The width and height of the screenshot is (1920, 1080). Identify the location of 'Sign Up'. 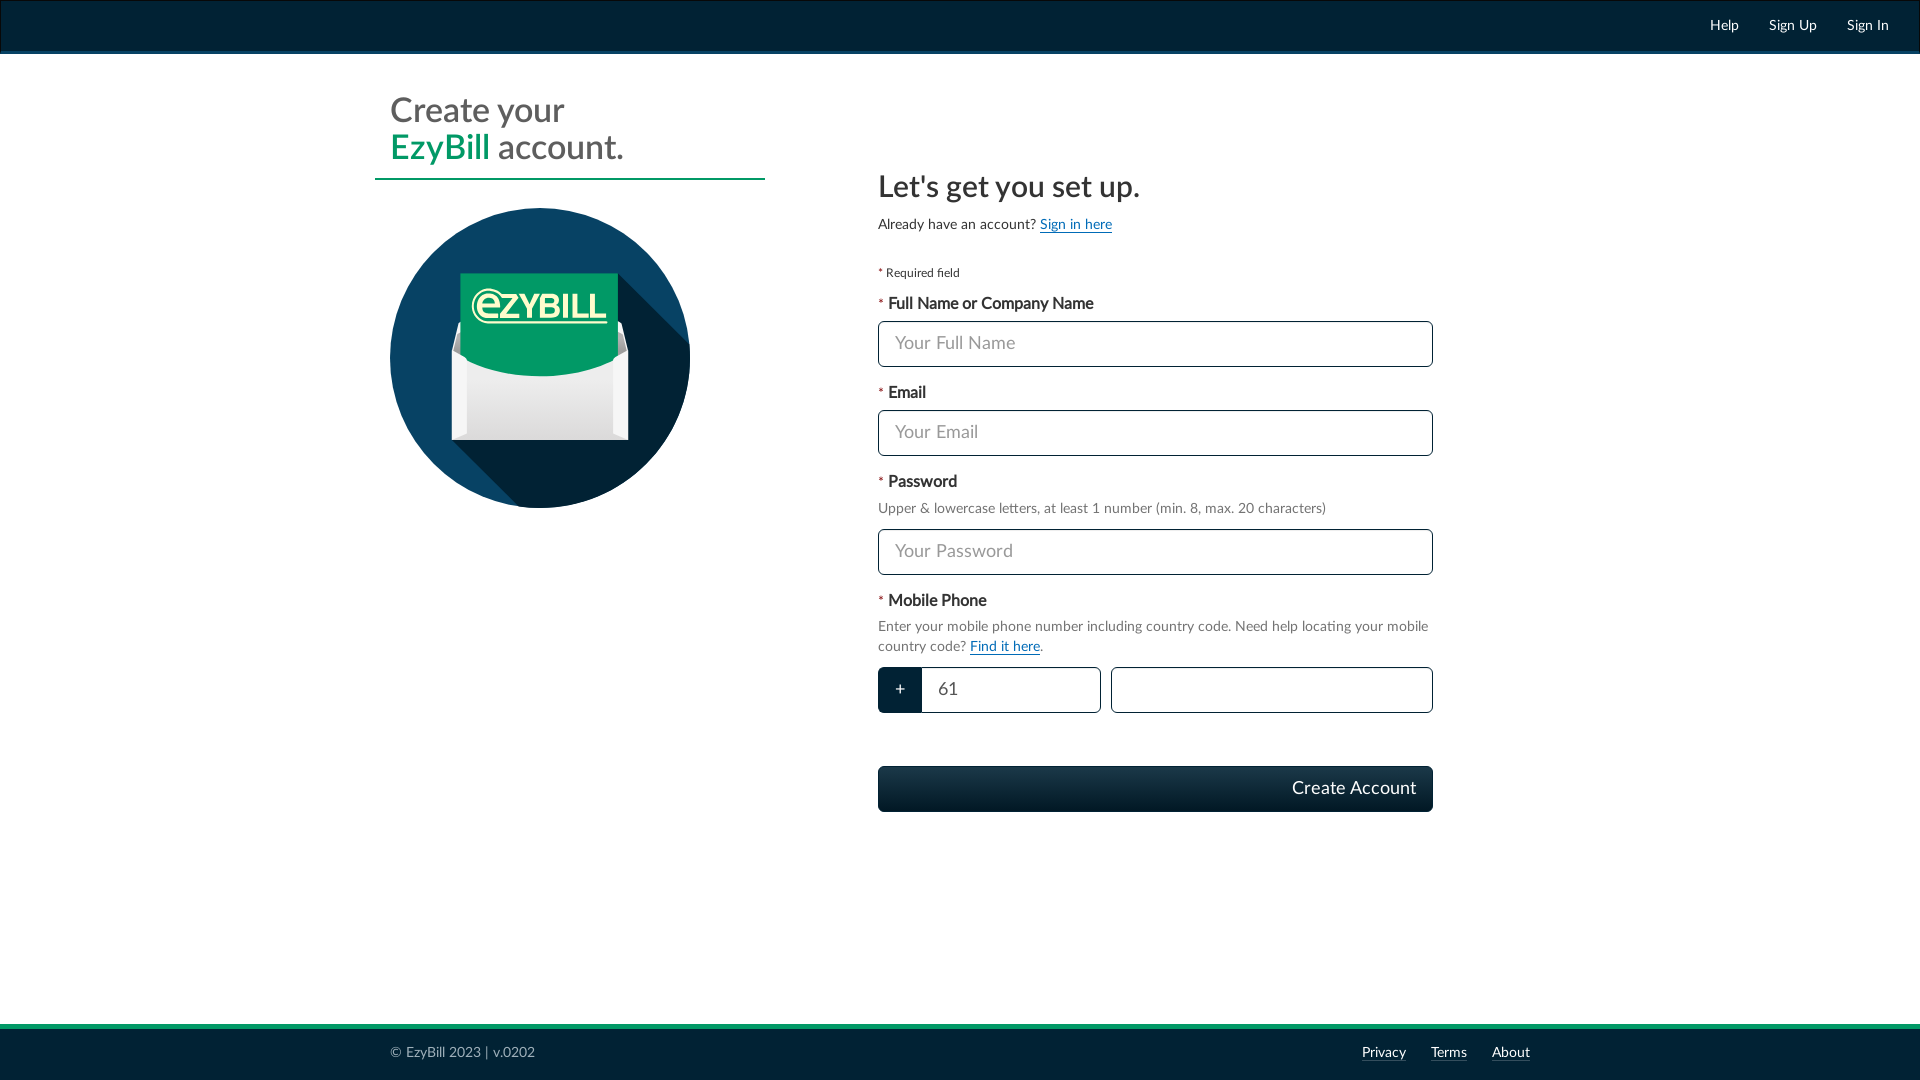
(1793, 26).